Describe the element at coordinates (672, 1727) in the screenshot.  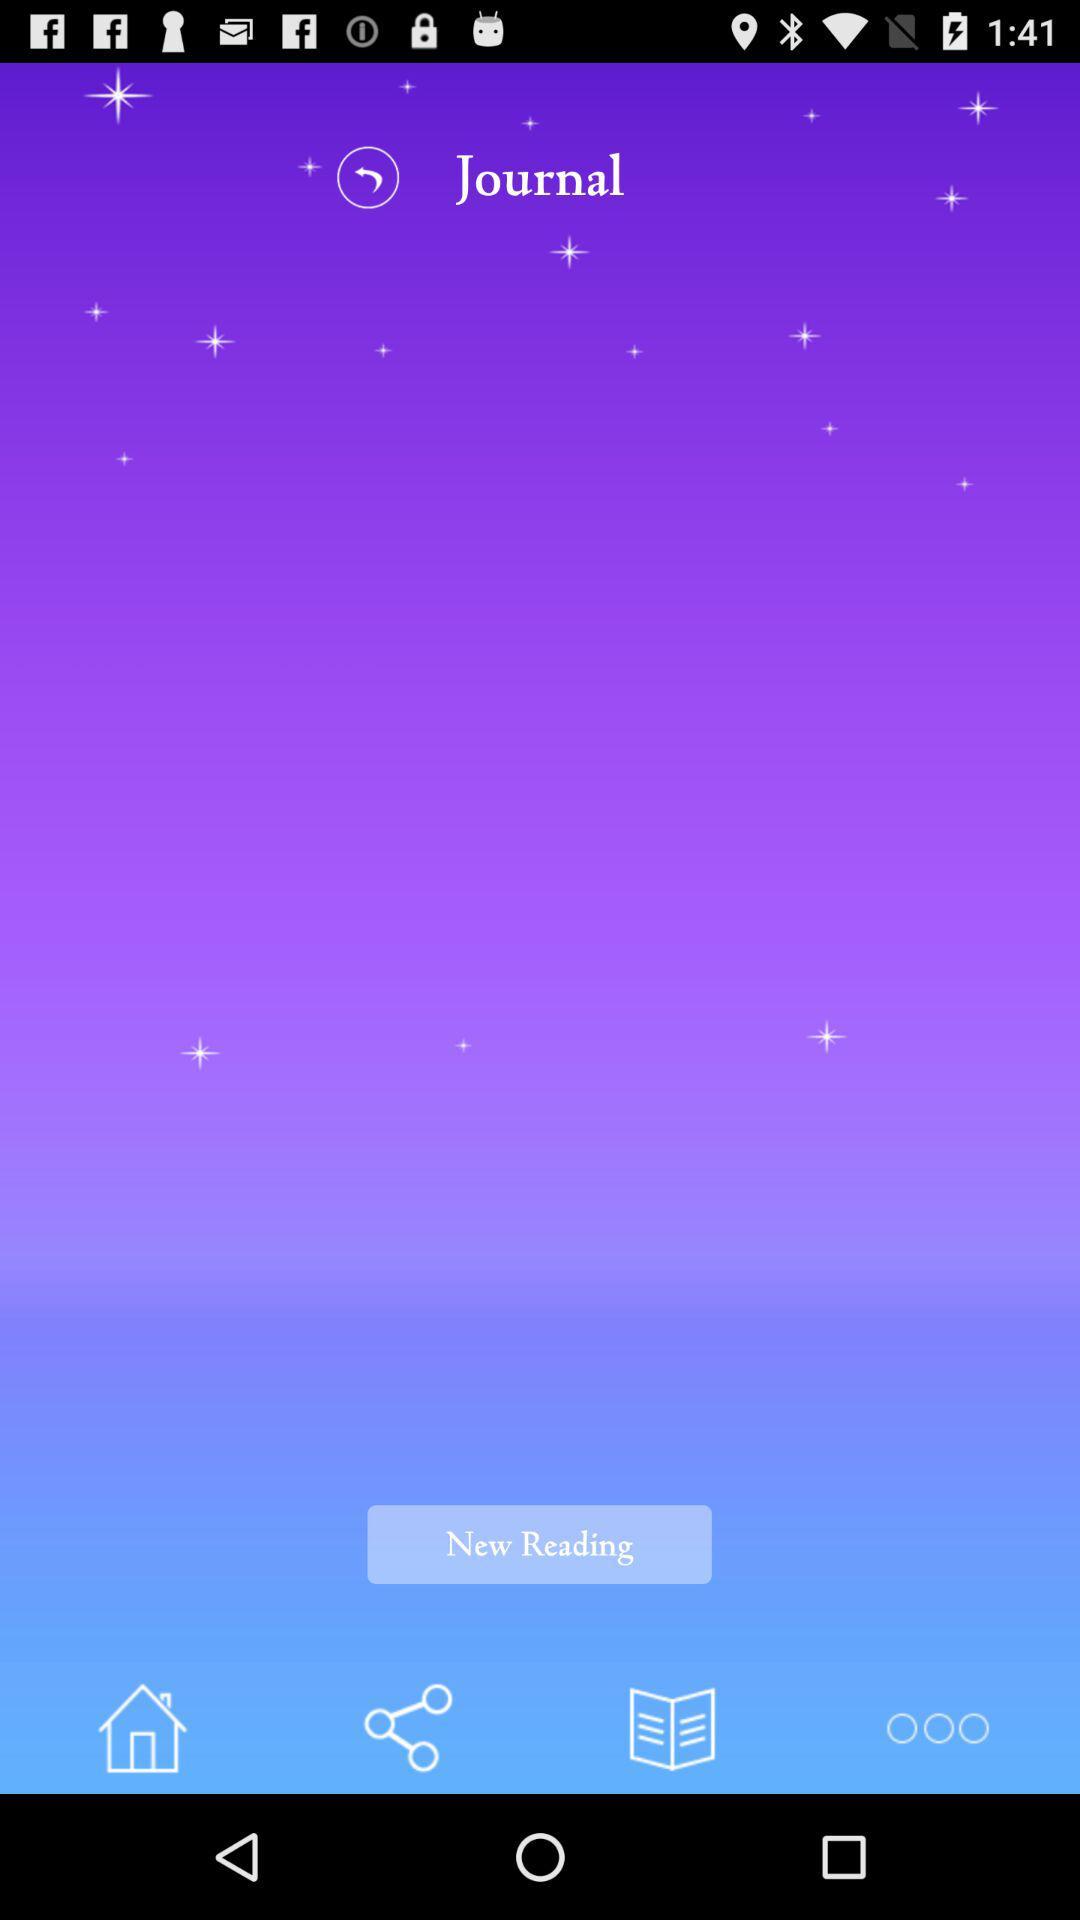
I see `bookmark page` at that location.